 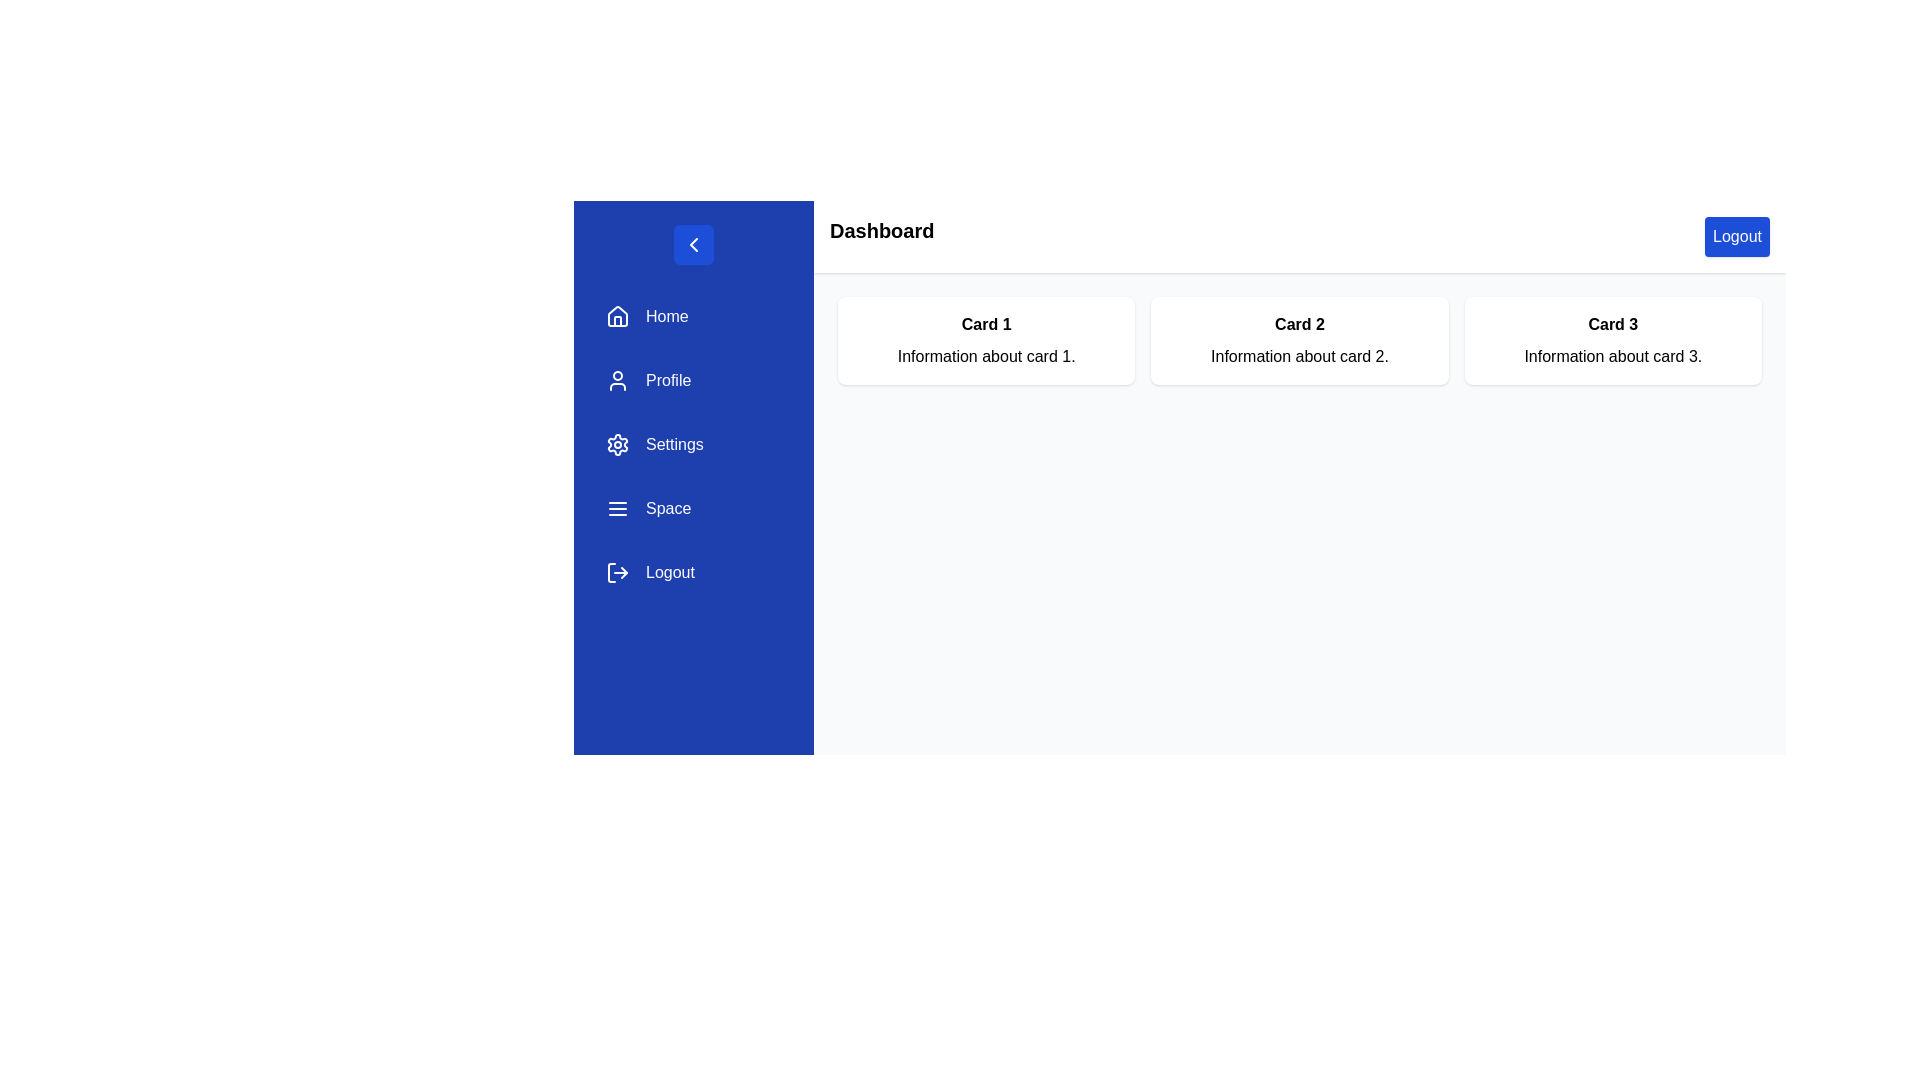 What do you see at coordinates (668, 381) in the screenshot?
I see `the 'Profile' text label in the navigation menu, which is styled in white text on a blue background and located below the 'Home' option` at bounding box center [668, 381].